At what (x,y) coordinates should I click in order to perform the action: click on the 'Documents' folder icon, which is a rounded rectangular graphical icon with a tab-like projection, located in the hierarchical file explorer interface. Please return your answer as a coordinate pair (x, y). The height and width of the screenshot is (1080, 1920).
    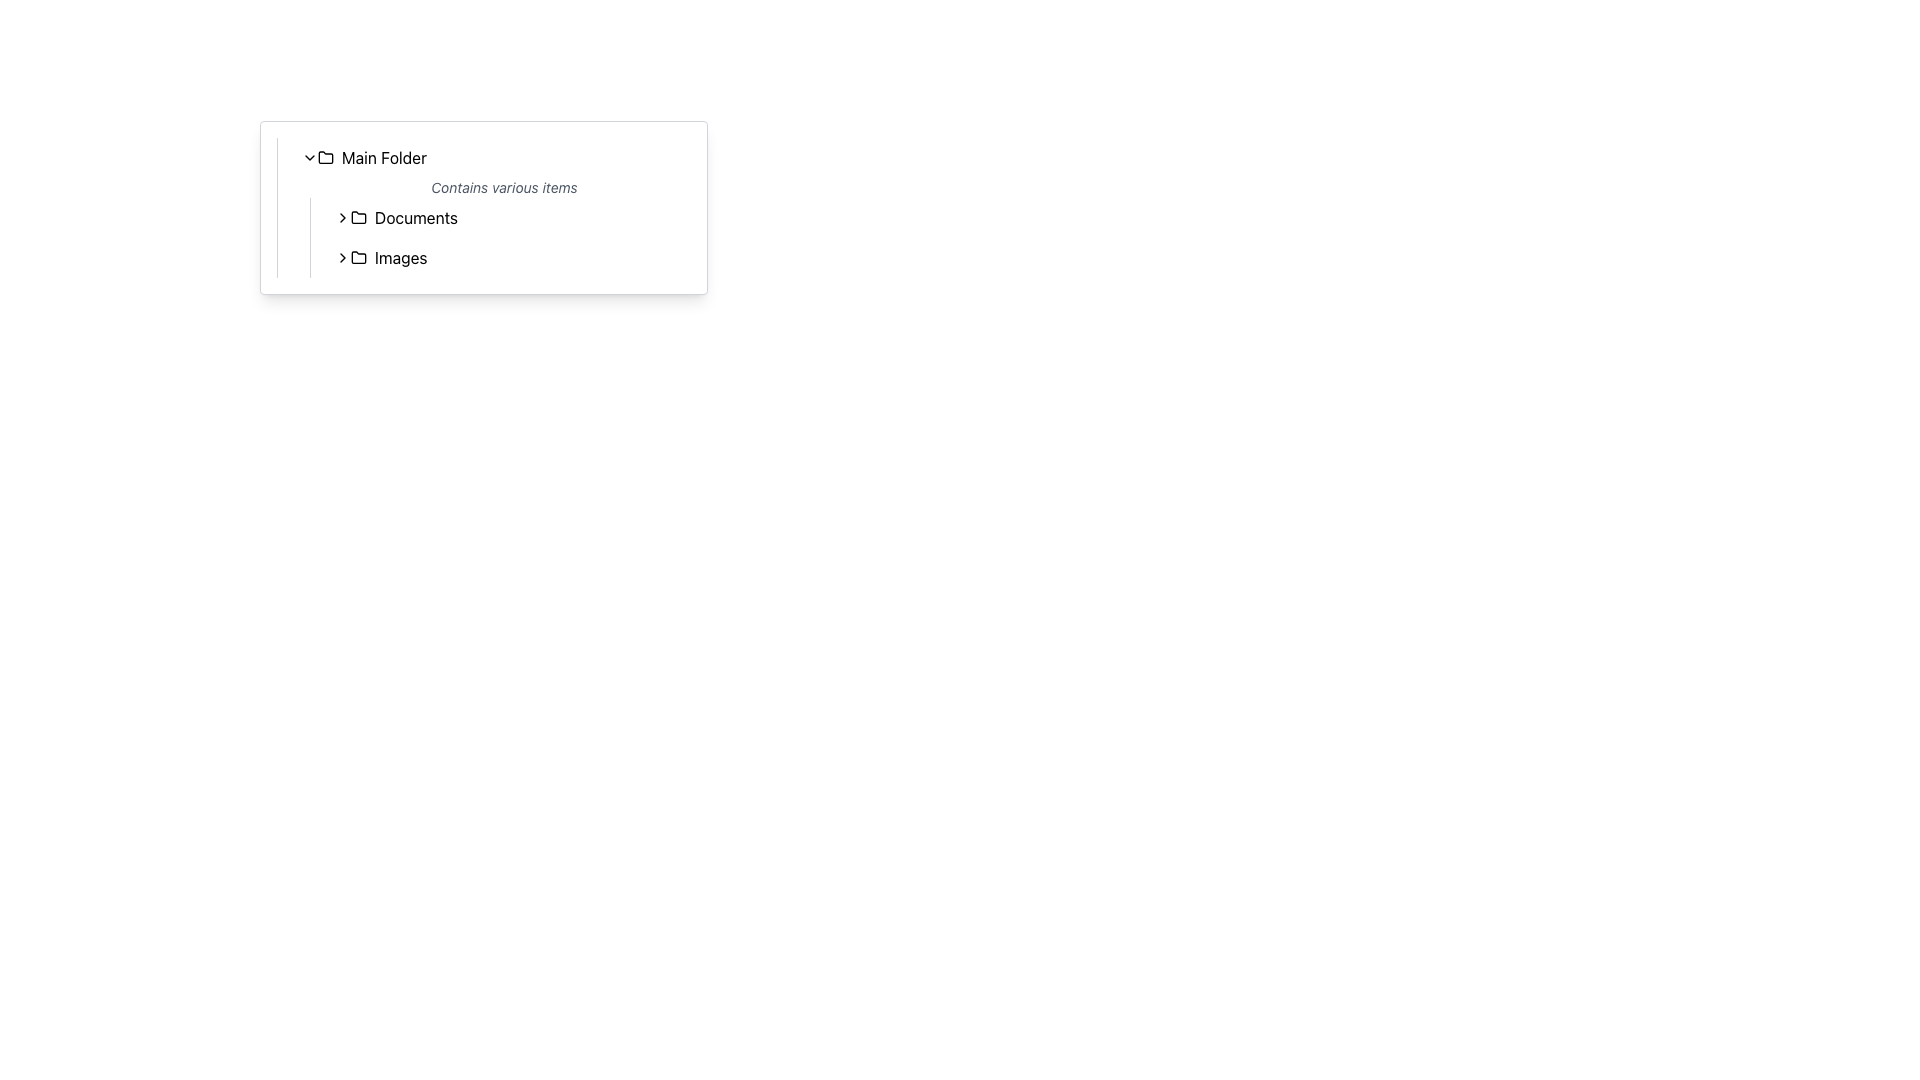
    Looking at the image, I should click on (359, 216).